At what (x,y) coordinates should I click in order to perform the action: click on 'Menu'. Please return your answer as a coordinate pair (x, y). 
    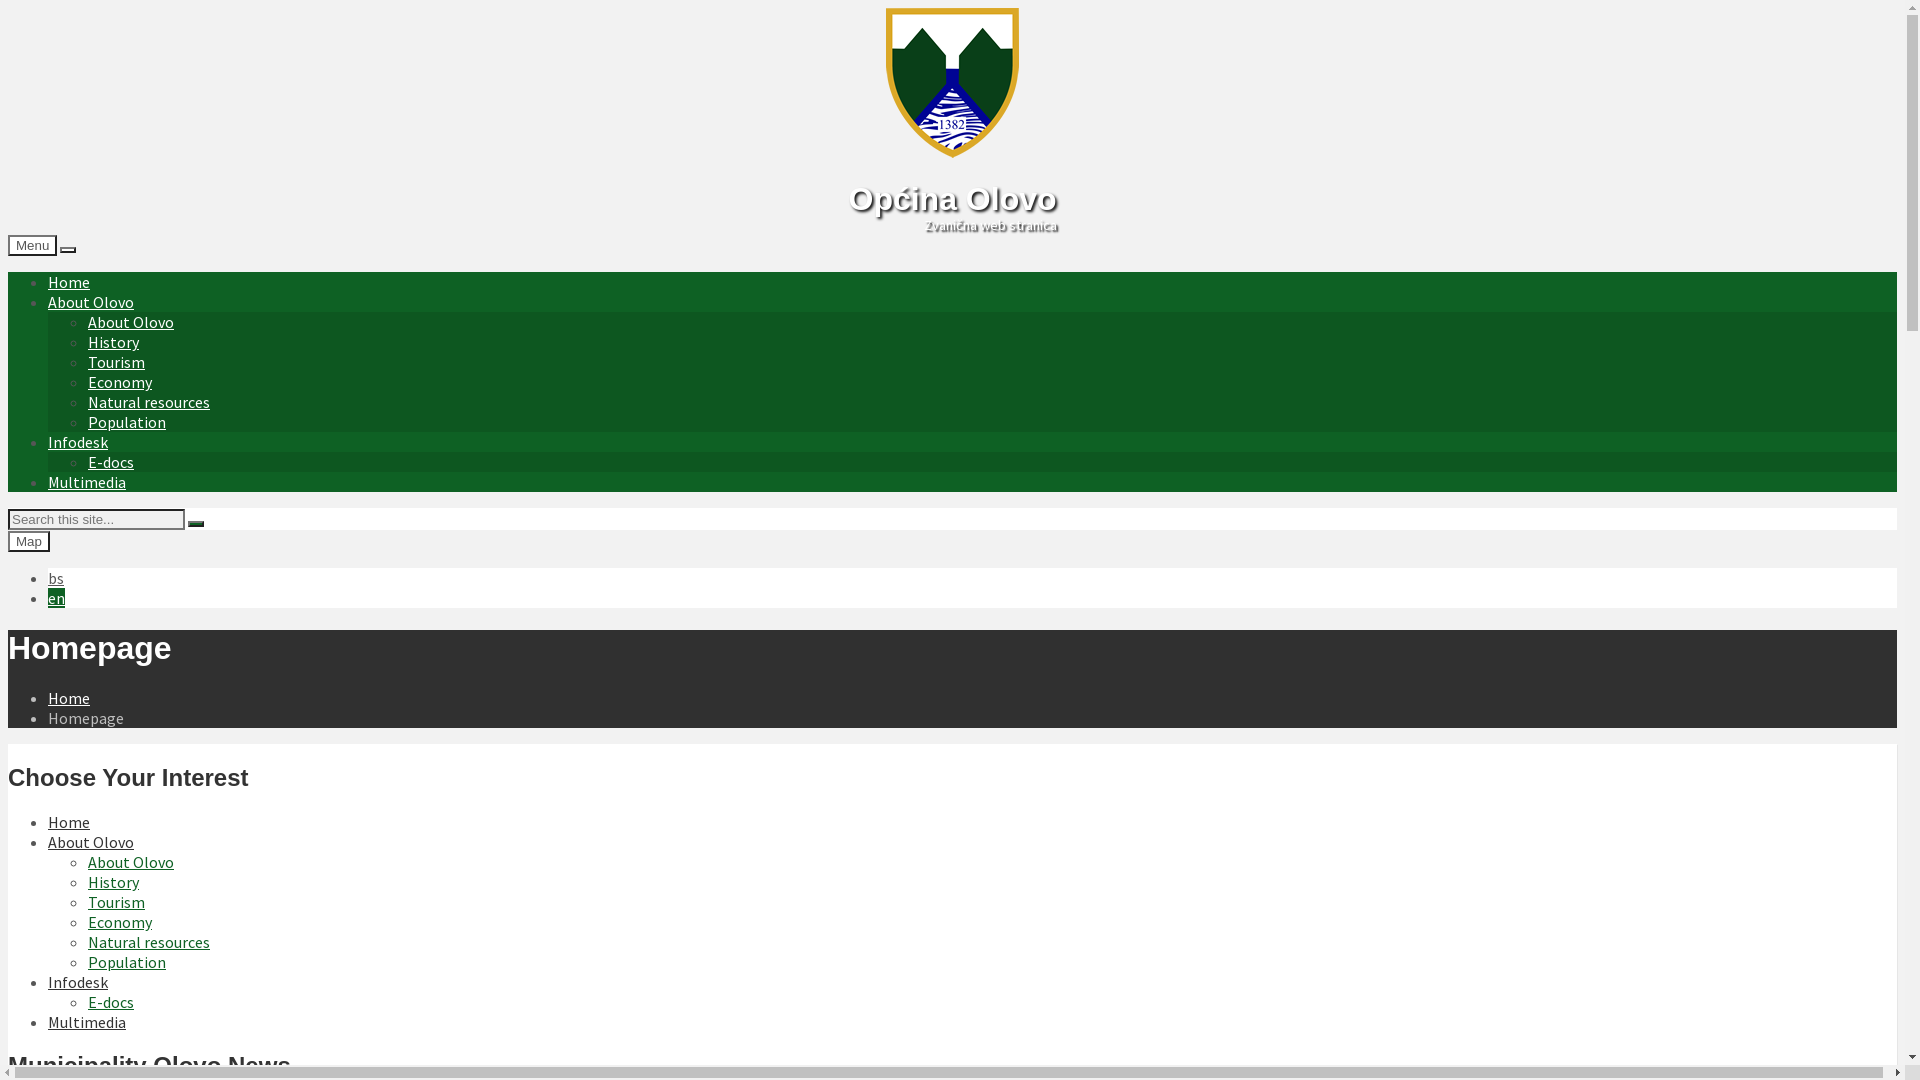
    Looking at the image, I should click on (32, 244).